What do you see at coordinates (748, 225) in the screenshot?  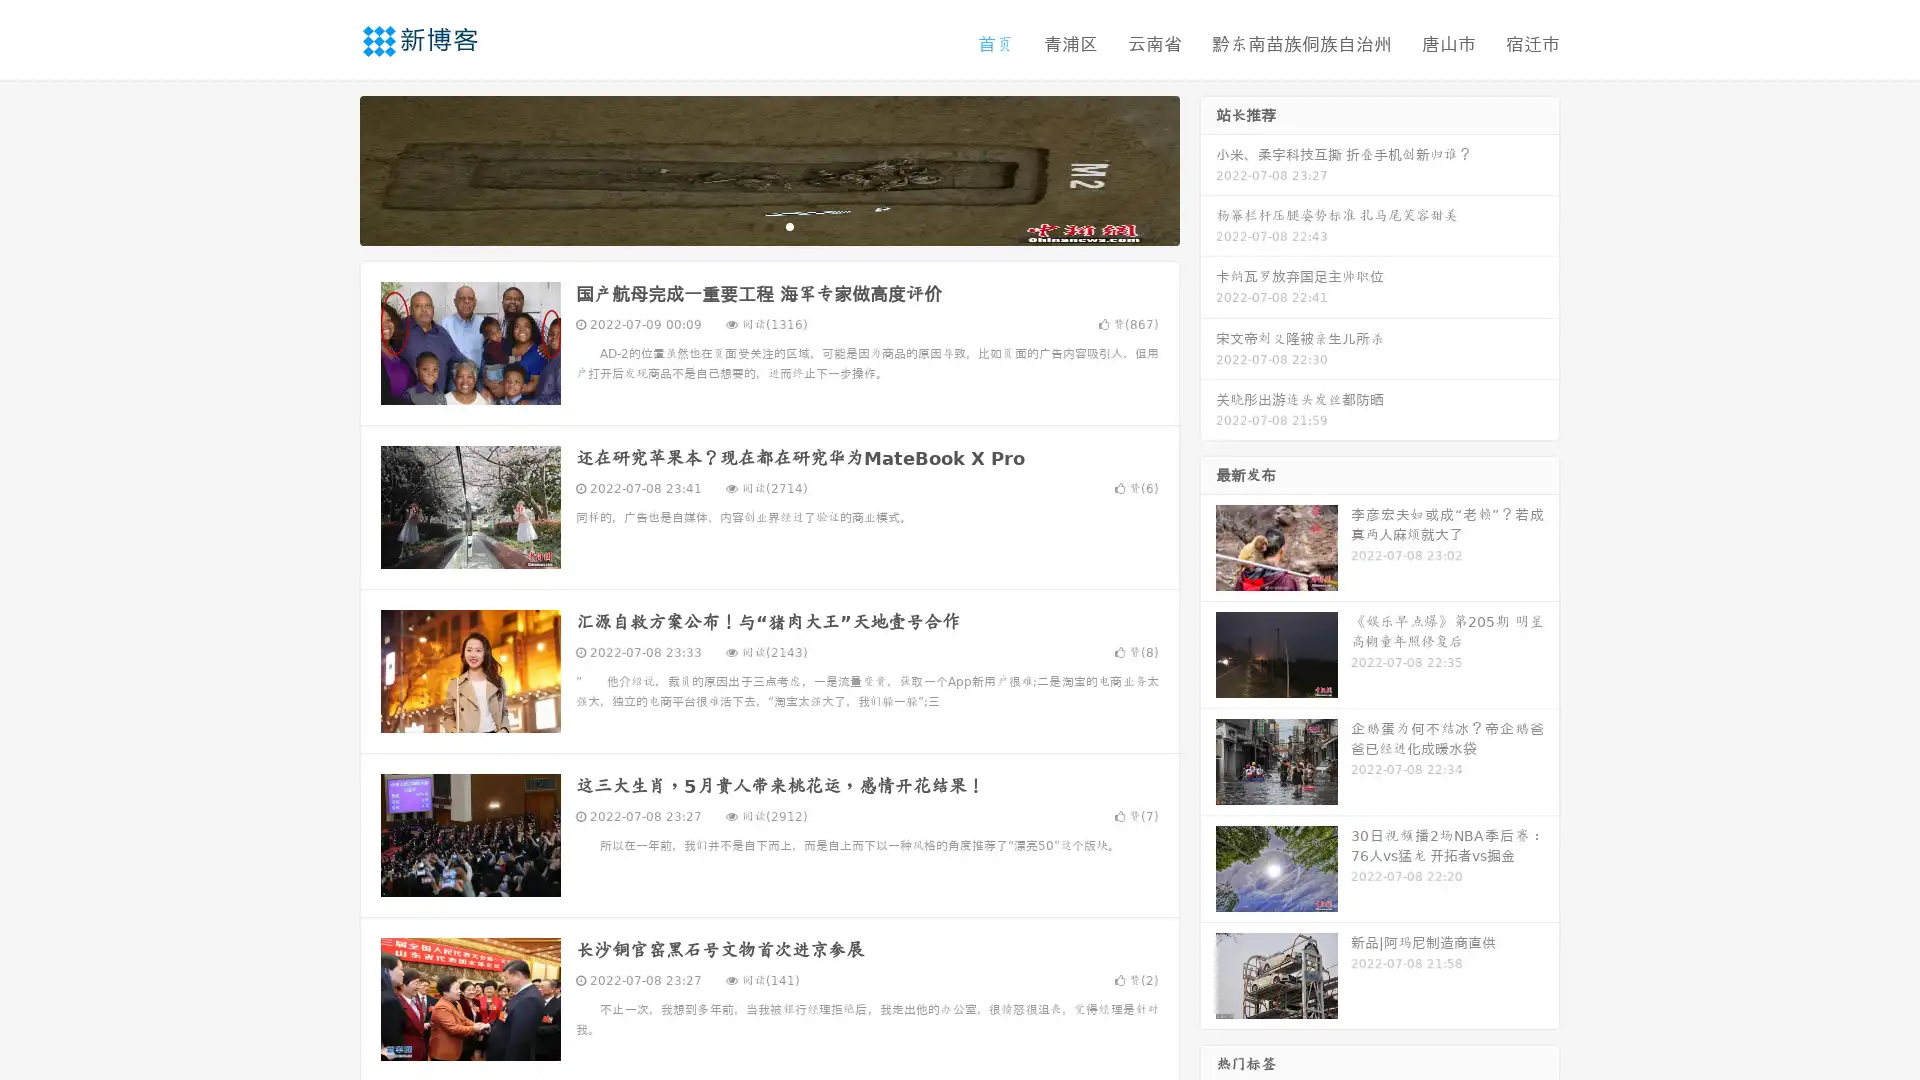 I see `Go to slide 1` at bounding box center [748, 225].